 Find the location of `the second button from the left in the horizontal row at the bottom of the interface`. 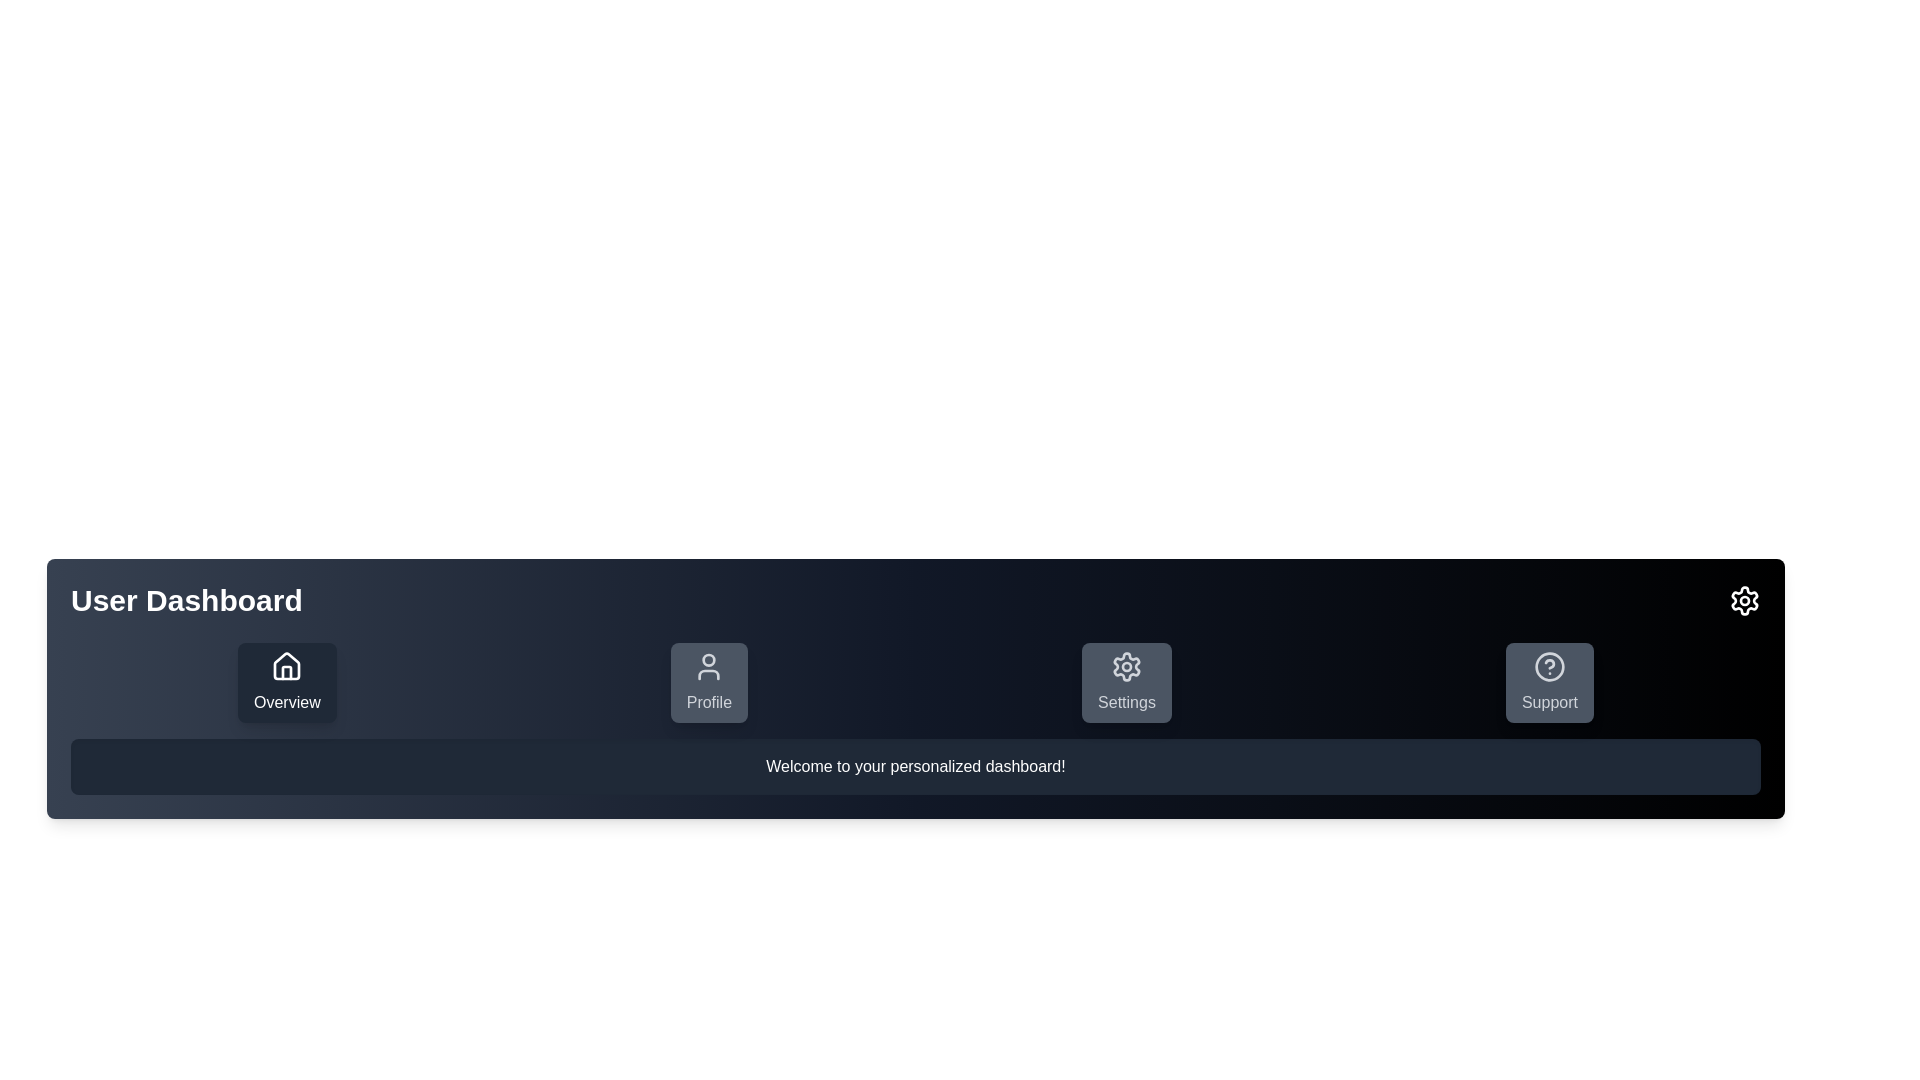

the second button from the left in the horizontal row at the bottom of the interface is located at coordinates (709, 681).